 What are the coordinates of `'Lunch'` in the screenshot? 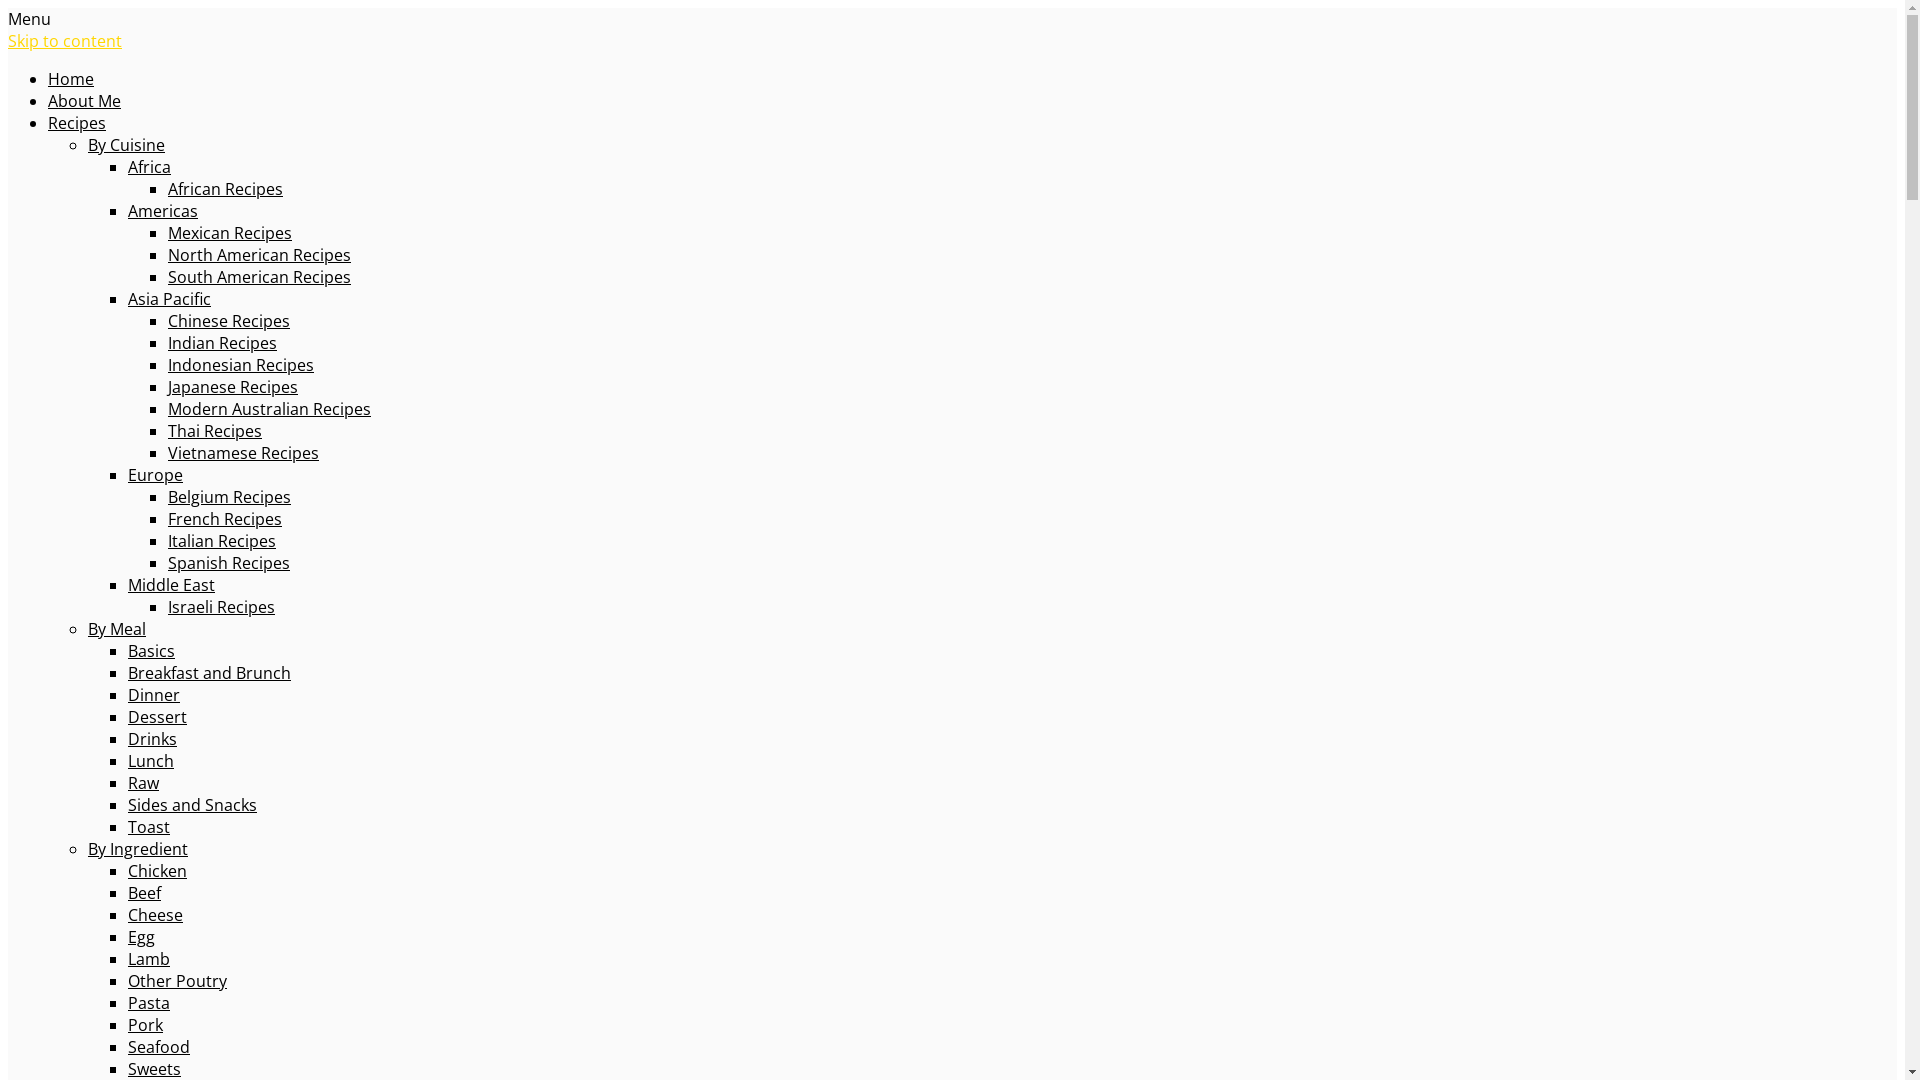 It's located at (149, 760).